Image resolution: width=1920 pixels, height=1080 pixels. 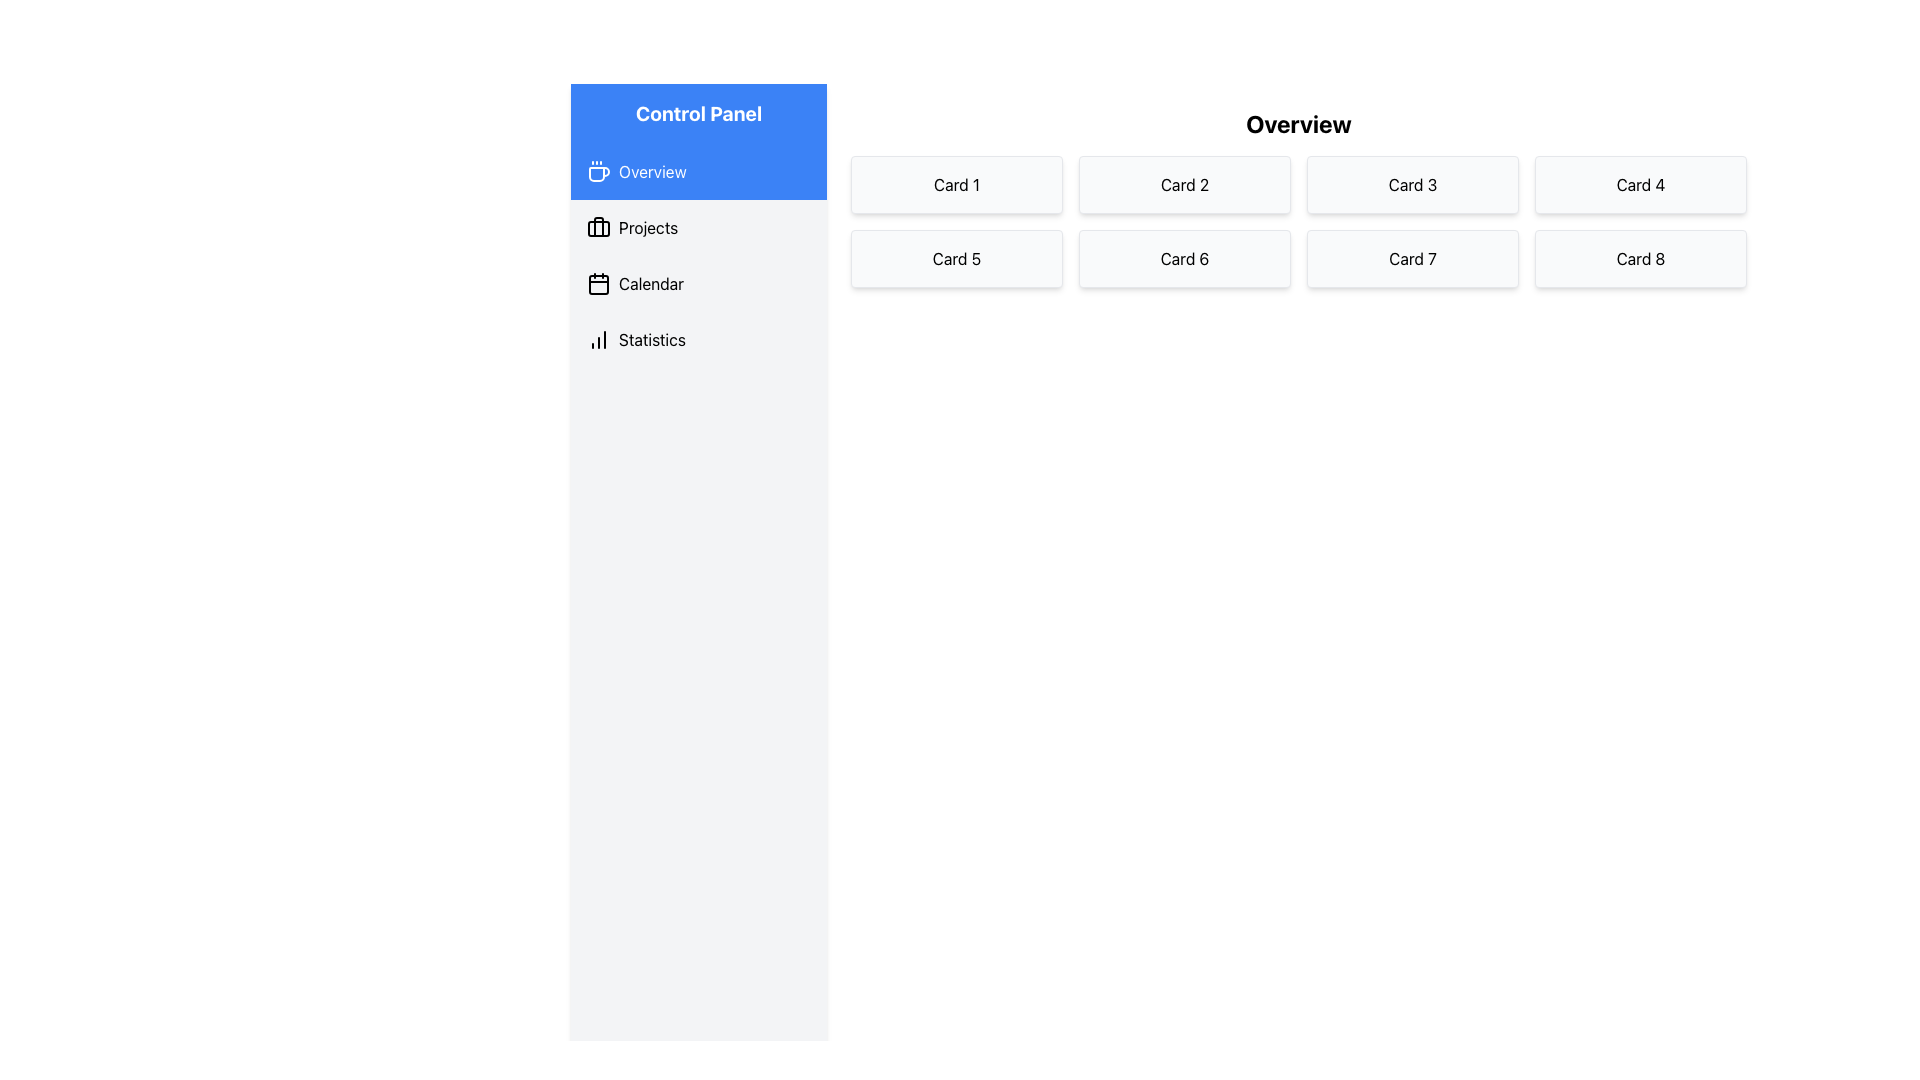 I want to click on the inner rounded rectangle SVG graphic component within the calendar icon located in the sidebar, adjacent to the 'Calendar' label, so click(x=598, y=285).